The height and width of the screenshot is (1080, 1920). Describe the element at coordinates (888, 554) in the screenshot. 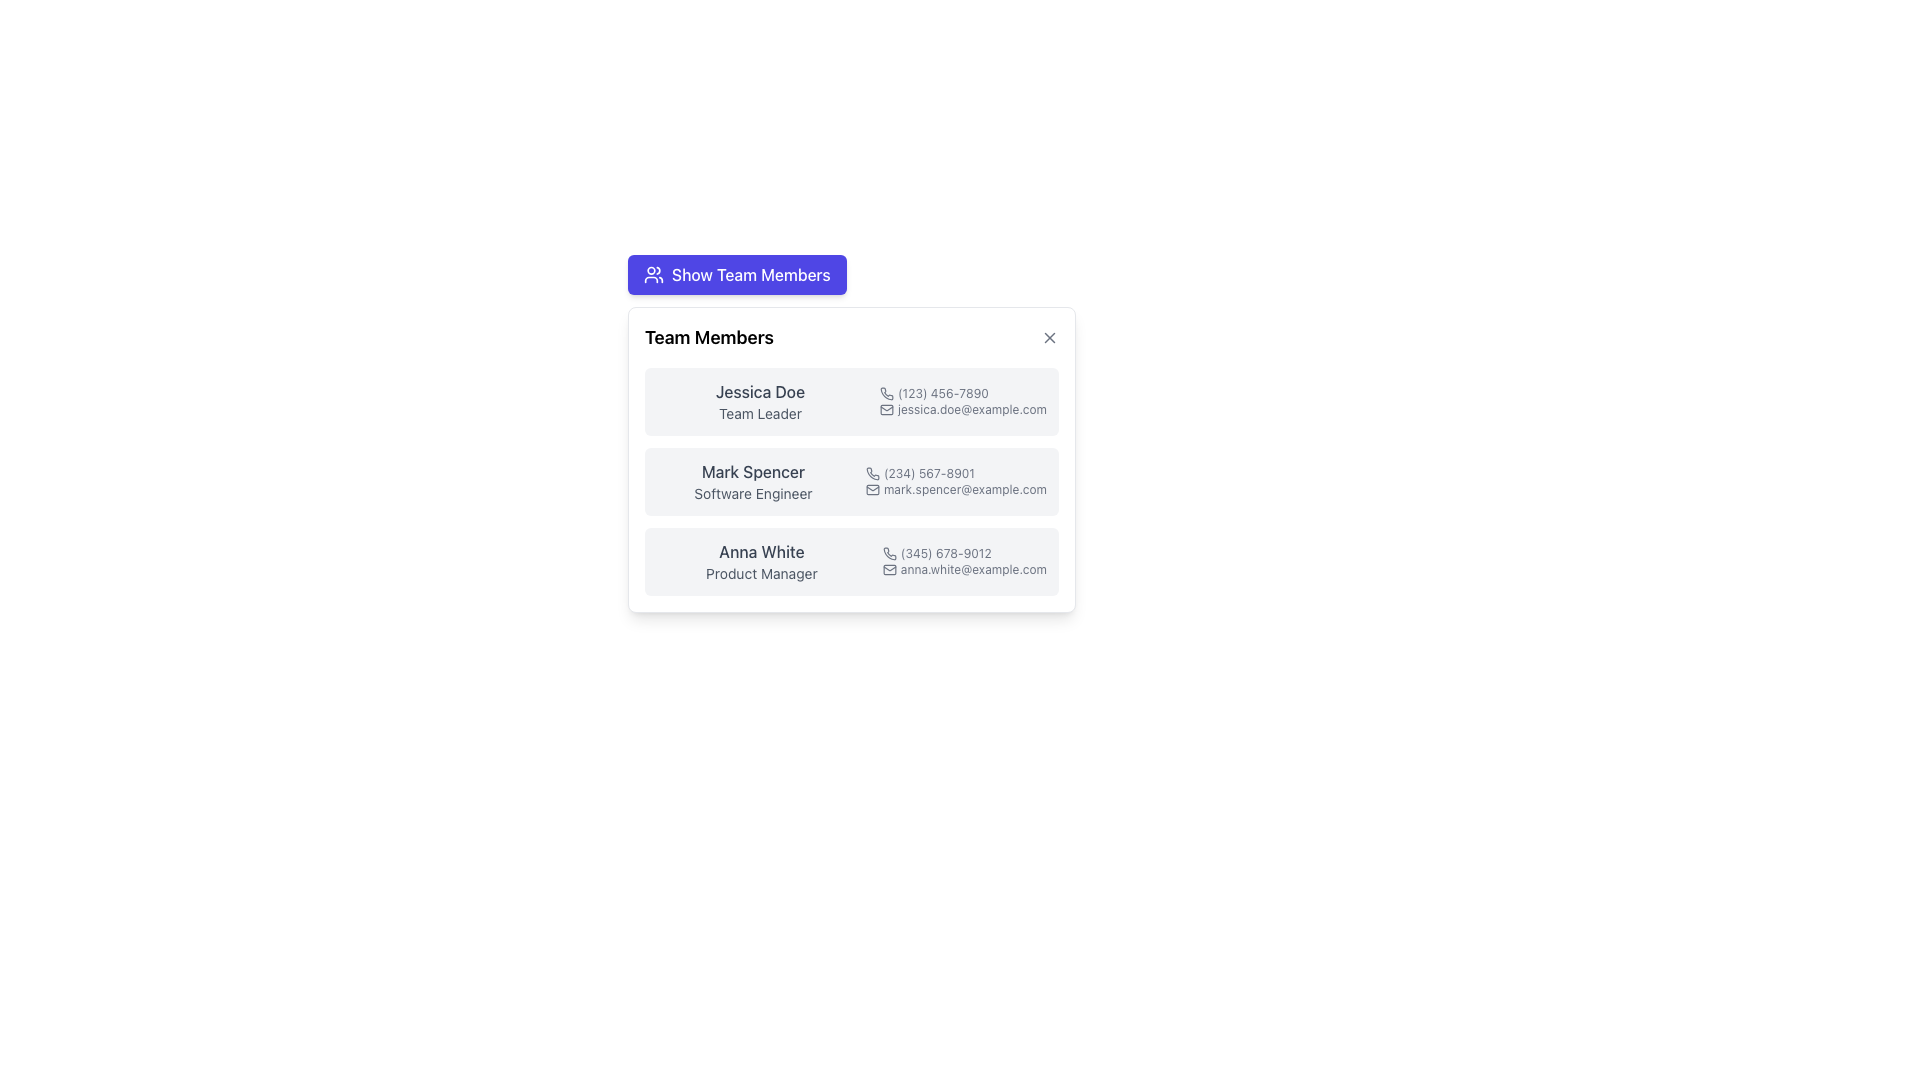

I see `the phone number icon located to the left of the text '(345) 678-9012' under the name 'Anna White' in the 'Team Members' section` at that location.